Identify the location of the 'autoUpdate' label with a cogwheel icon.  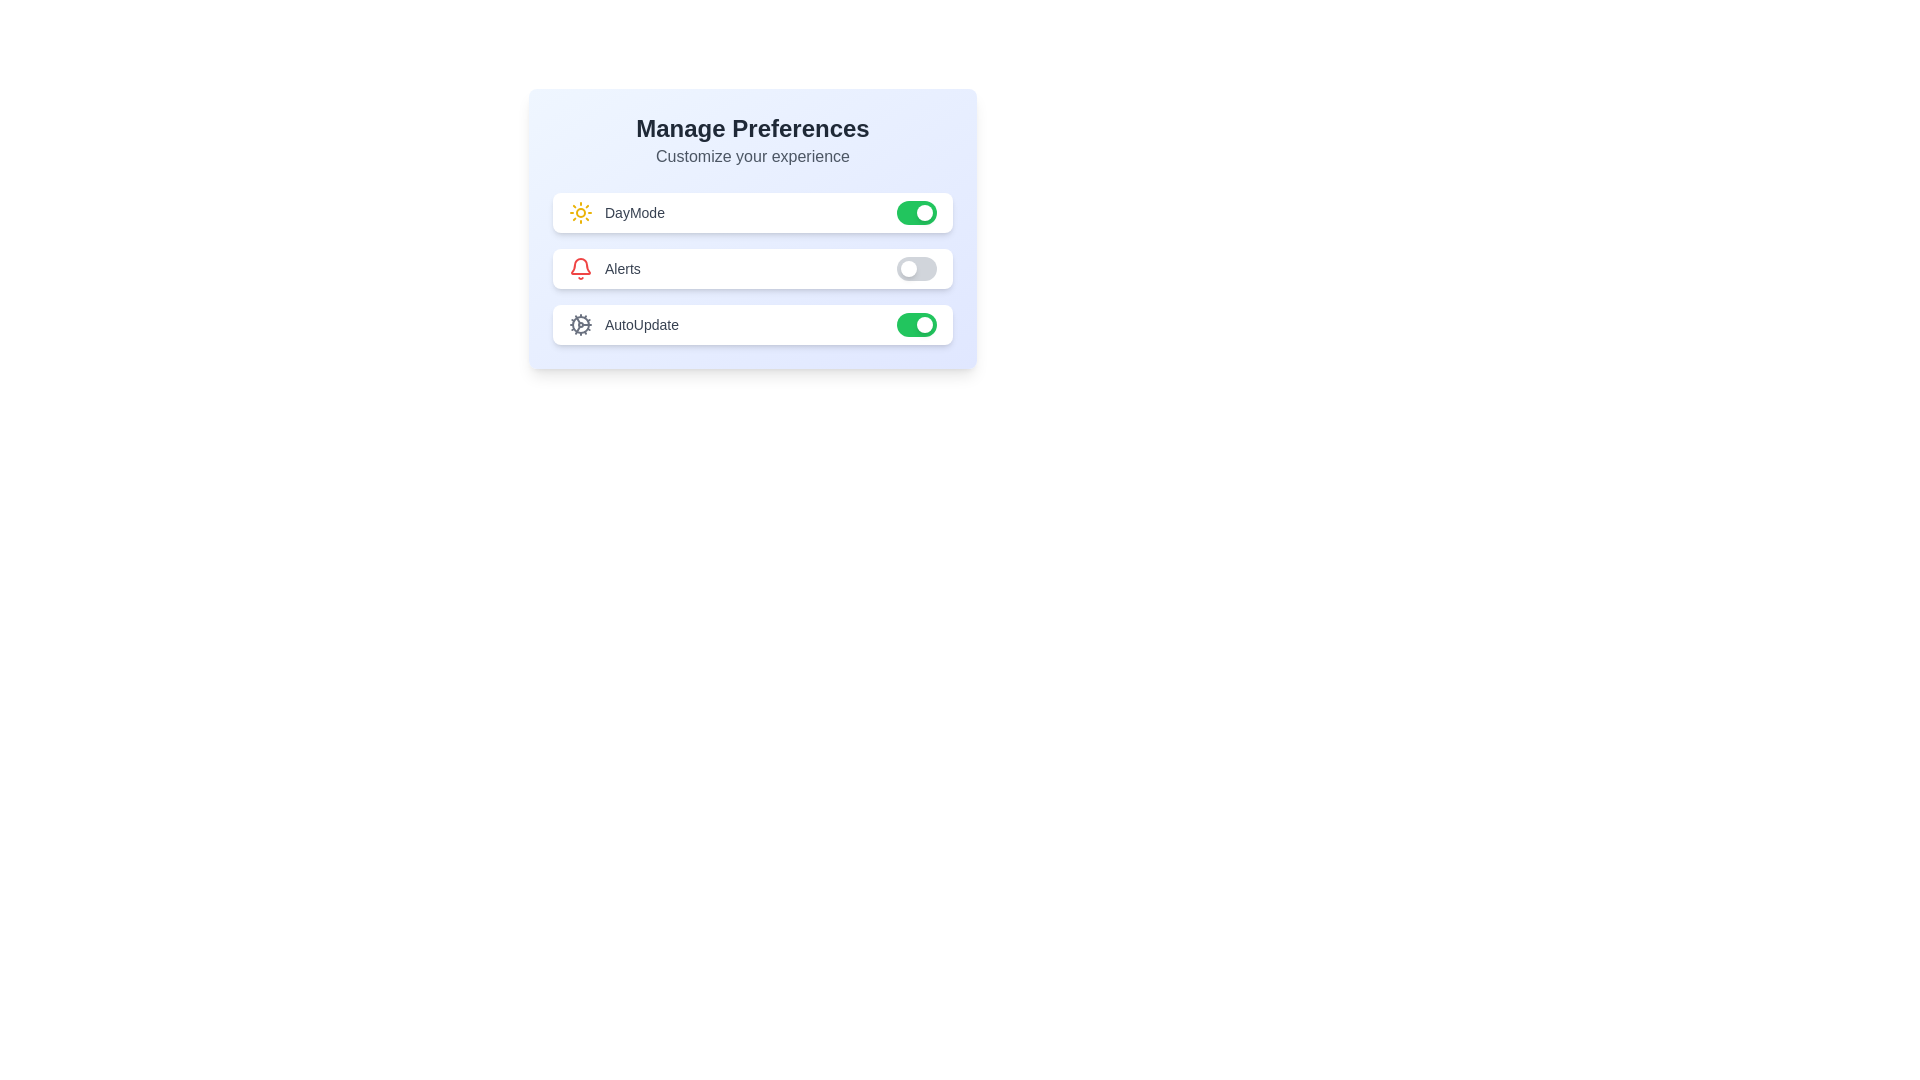
(623, 323).